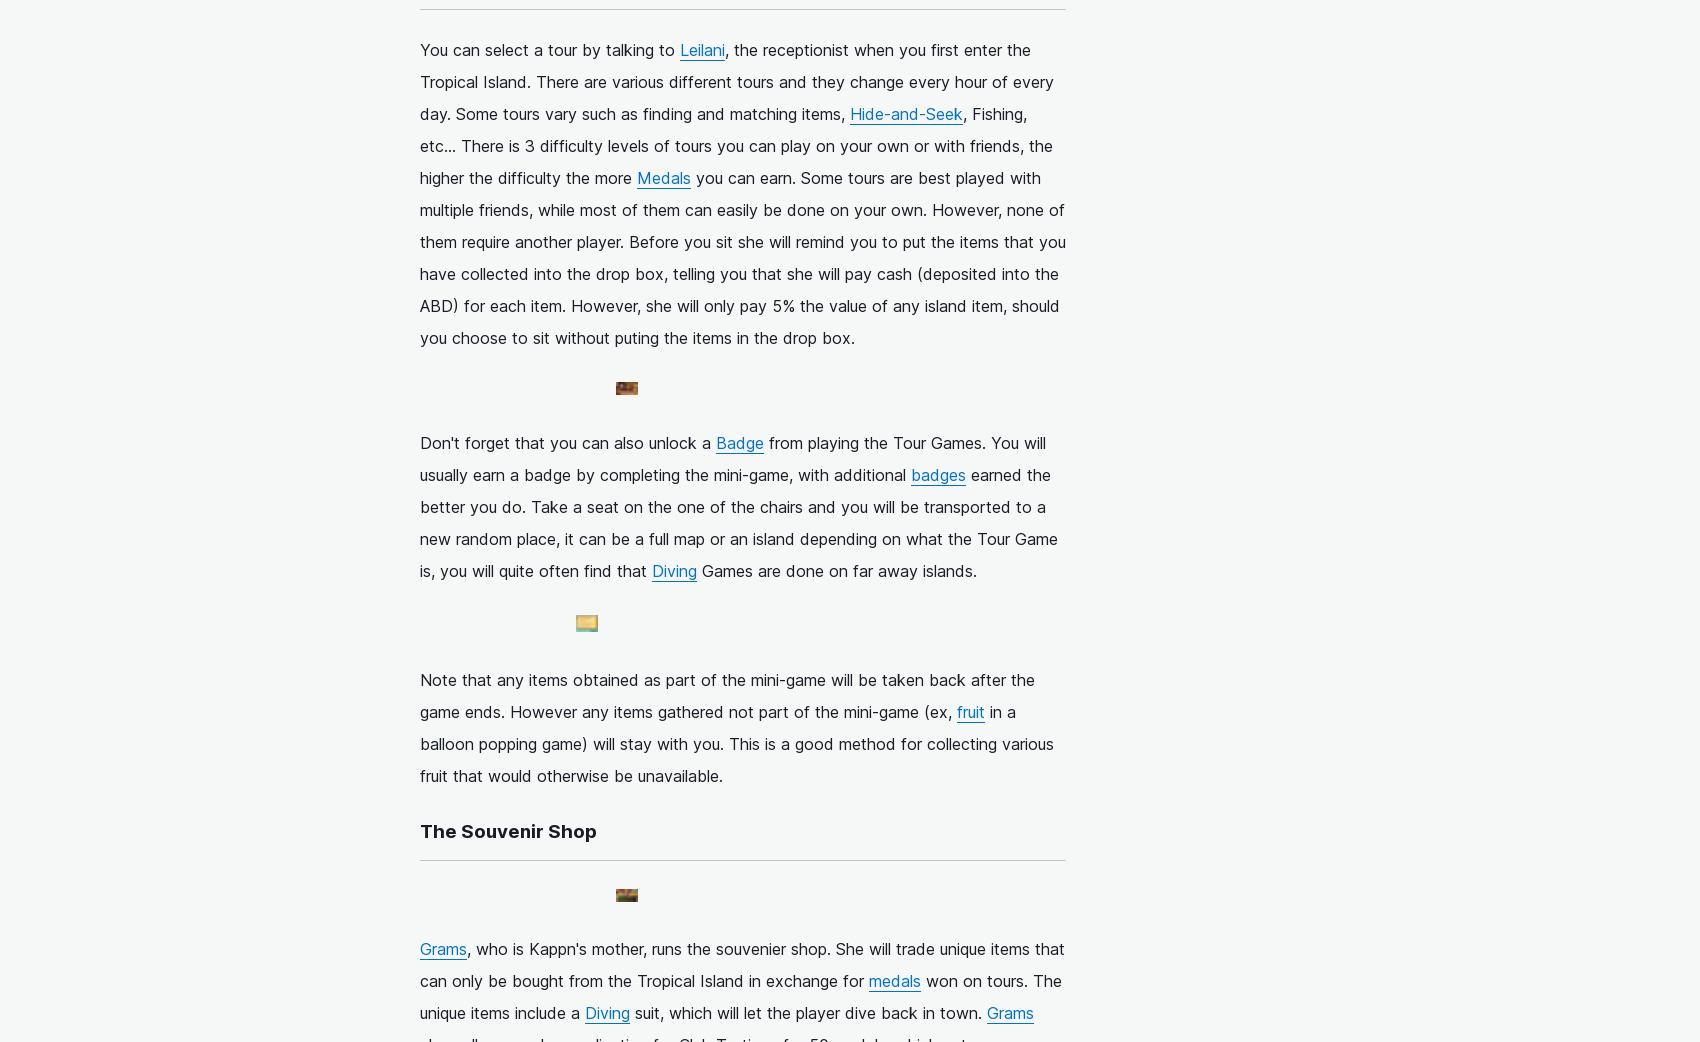 The image size is (1700, 1042). Describe the element at coordinates (895, 981) in the screenshot. I see `'medals'` at that location.